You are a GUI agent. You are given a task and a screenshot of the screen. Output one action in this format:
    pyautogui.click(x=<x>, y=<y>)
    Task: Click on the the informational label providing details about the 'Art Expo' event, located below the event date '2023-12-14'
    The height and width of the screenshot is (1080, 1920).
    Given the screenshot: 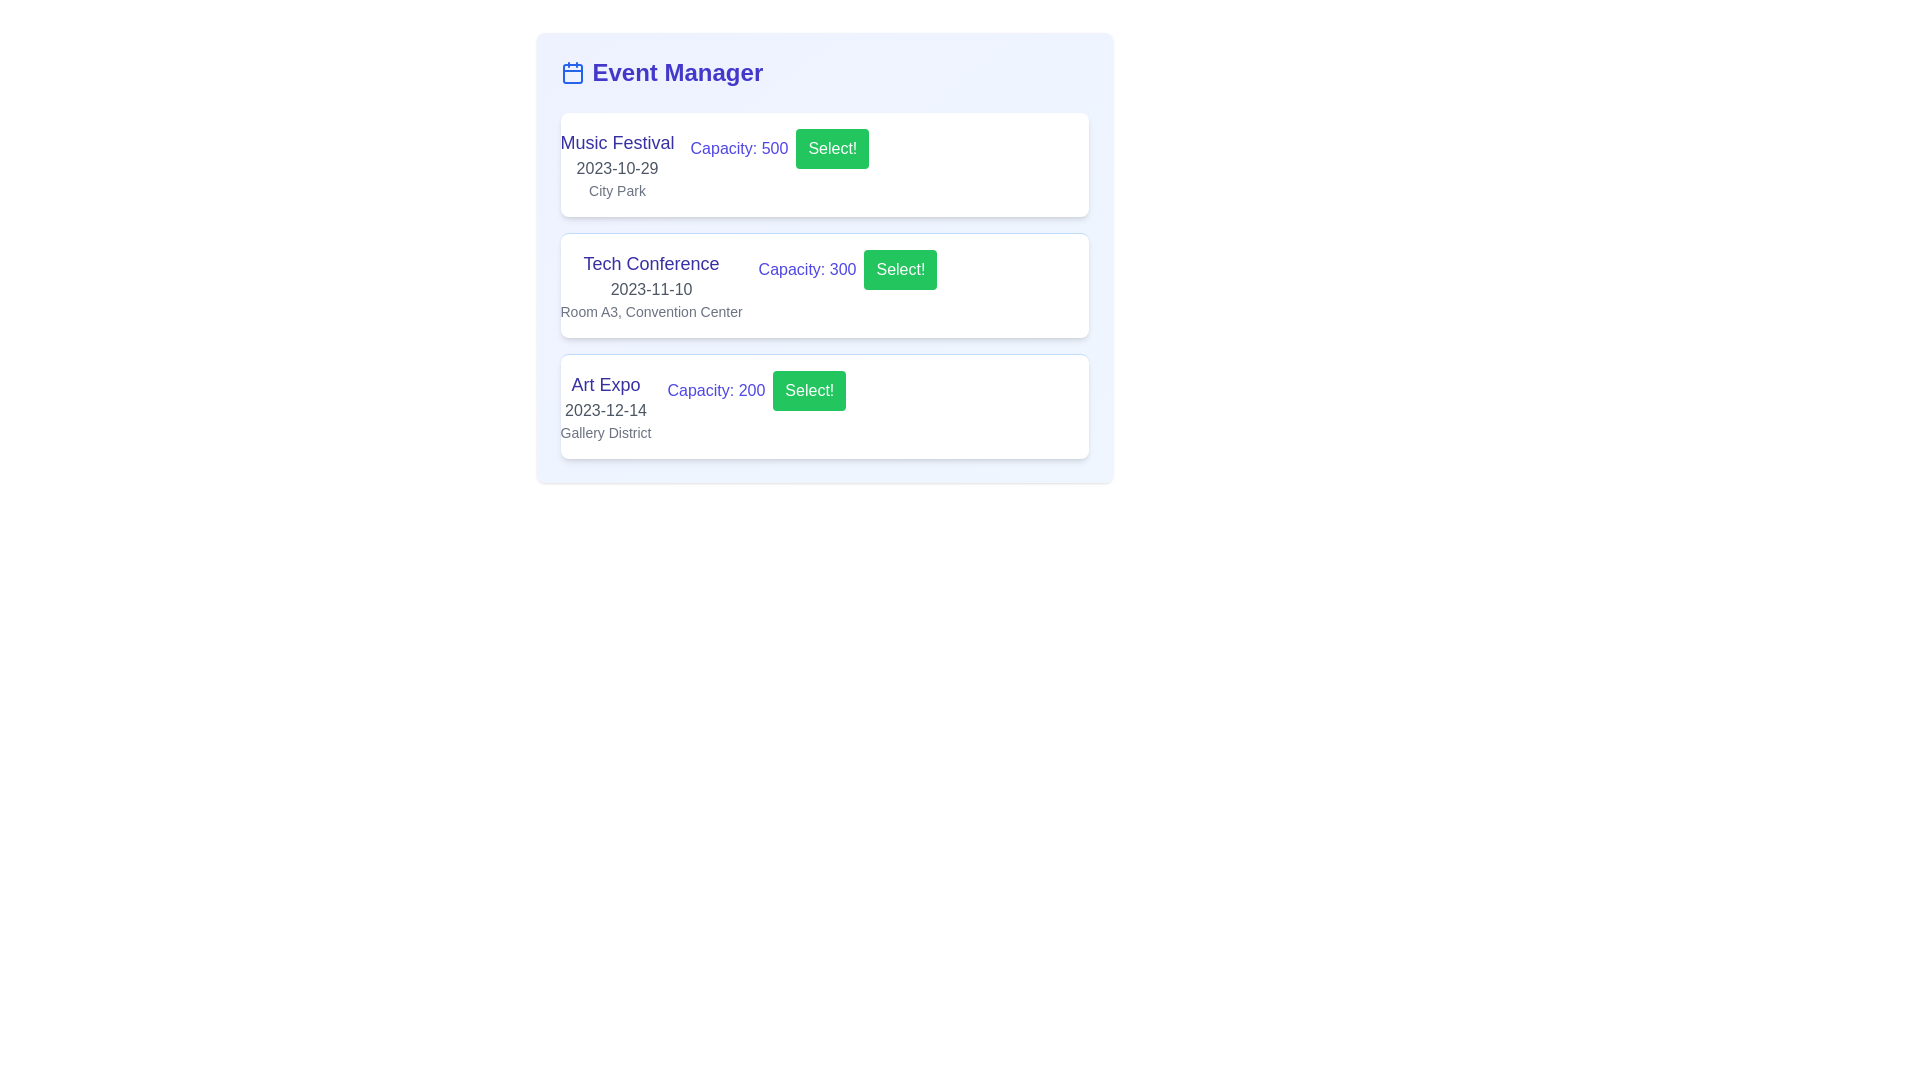 What is the action you would take?
    pyautogui.click(x=604, y=431)
    